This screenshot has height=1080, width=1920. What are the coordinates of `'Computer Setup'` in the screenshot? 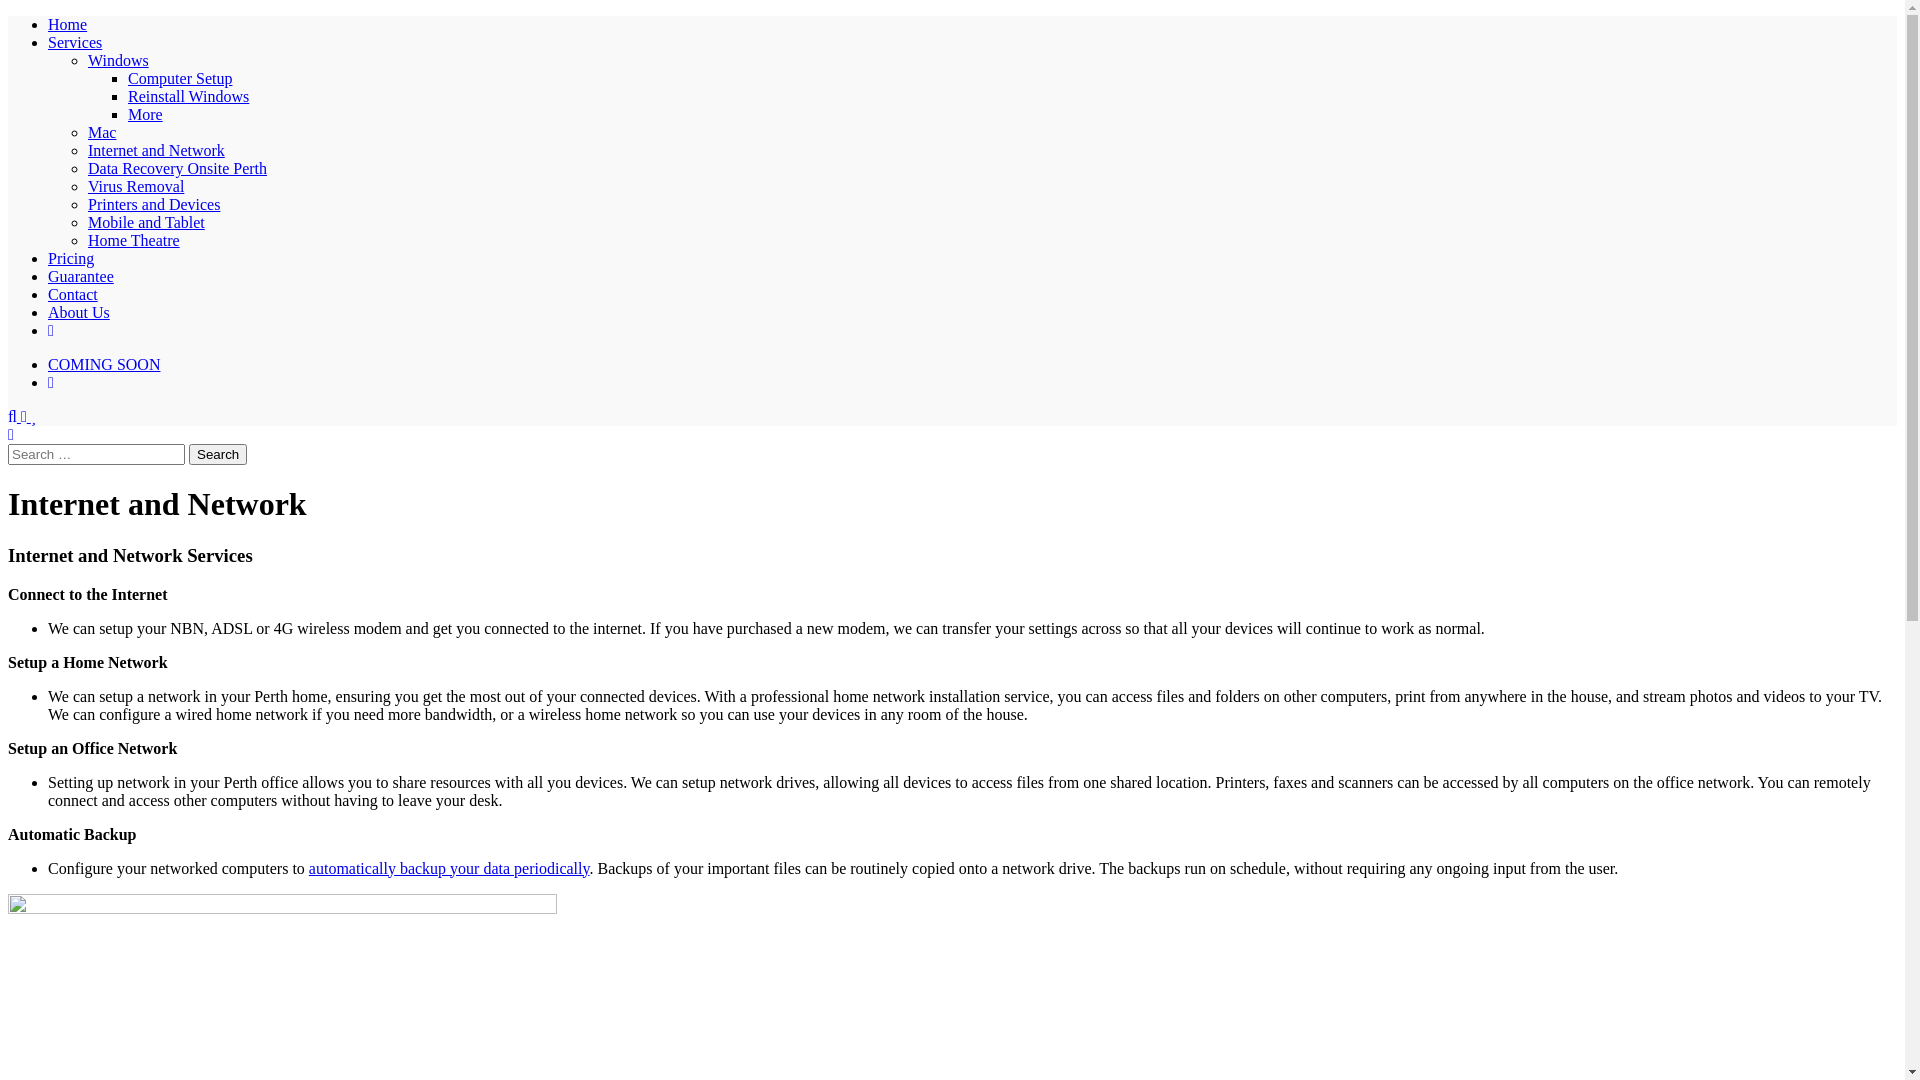 It's located at (180, 77).